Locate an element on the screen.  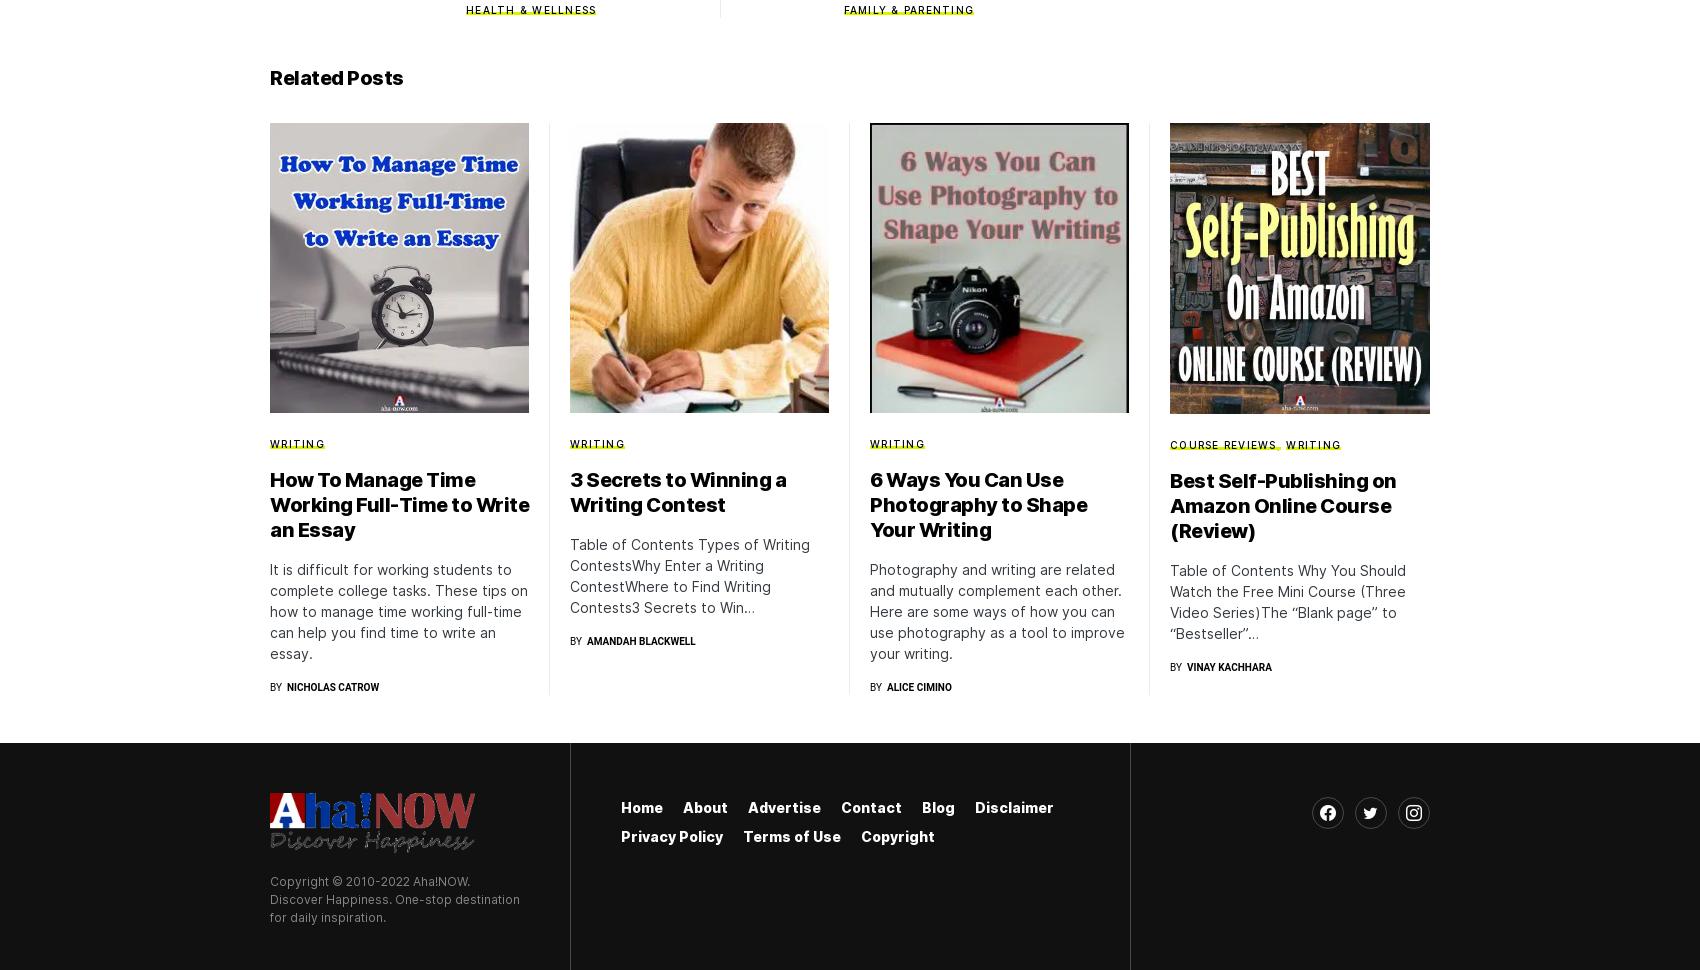
'Vinay Kachhara' is located at coordinates (1184, 665).